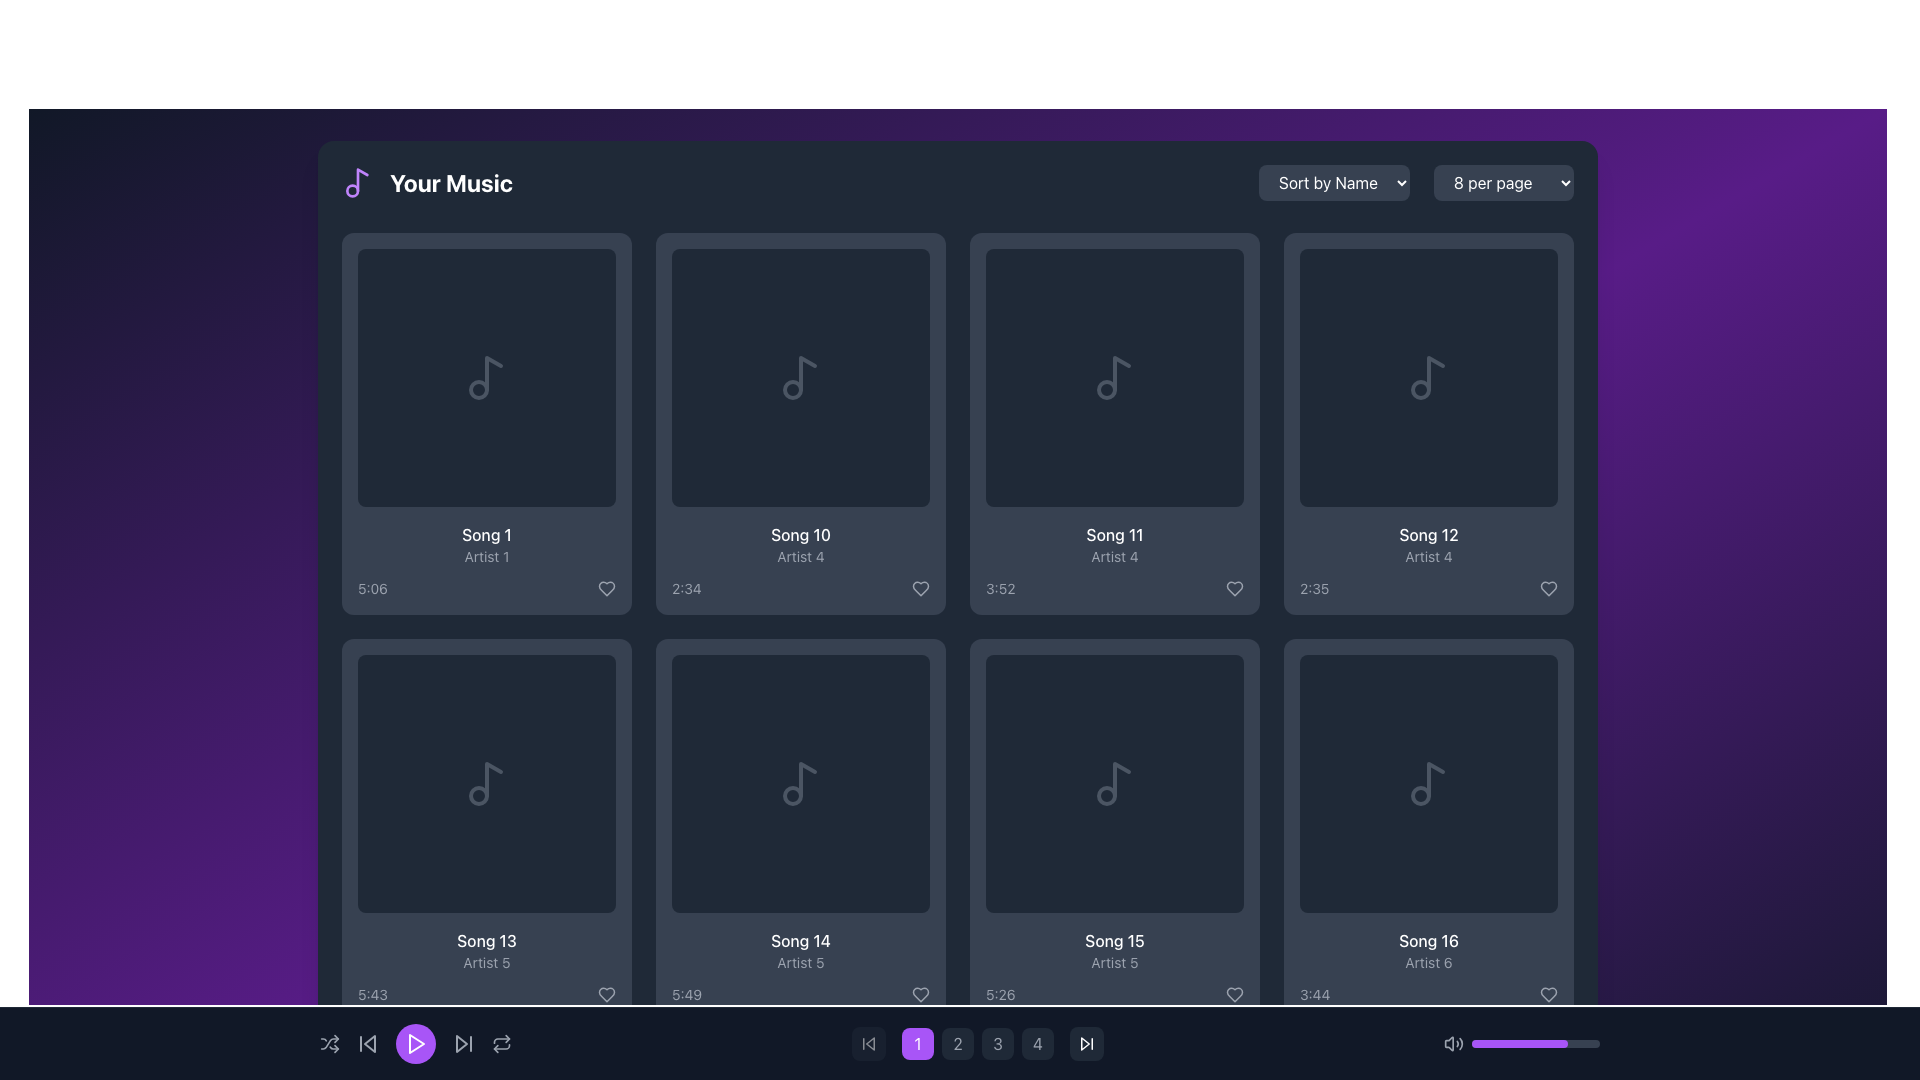 The width and height of the screenshot is (1920, 1080). I want to click on the graphical decorative element of the music note icon located at the center of the tile labeled 'Song 11', positioned in the second row, third column, so click(1106, 389).